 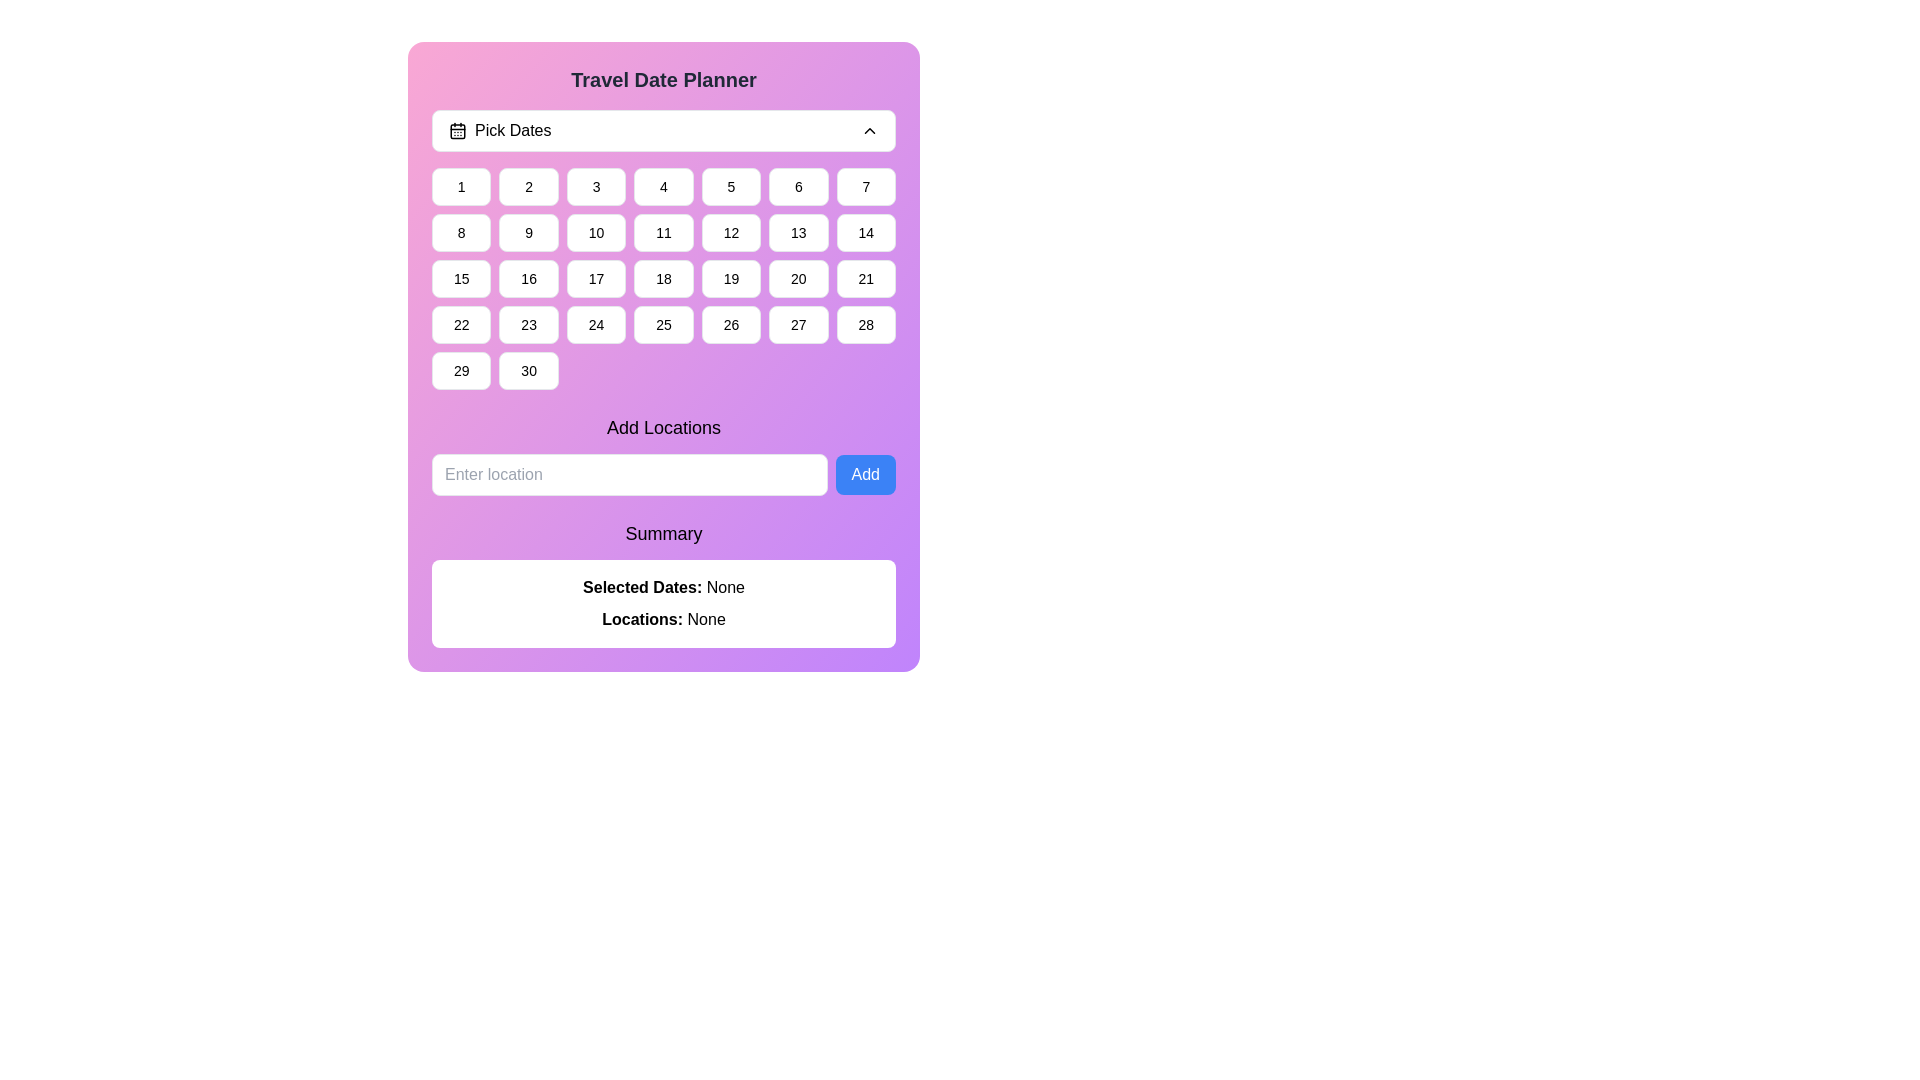 I want to click on the selectable date button '19' in the date-picker interface of the 'Travel Date Planner', so click(x=729, y=278).